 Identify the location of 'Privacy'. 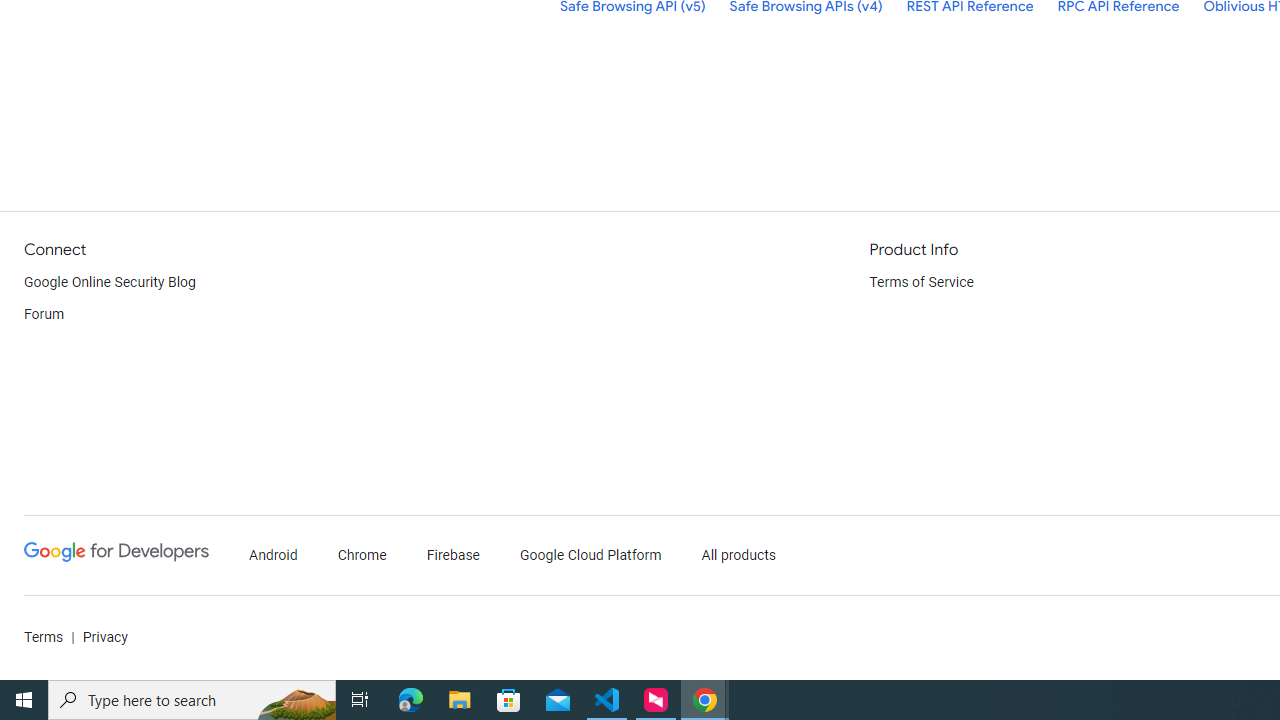
(103, 637).